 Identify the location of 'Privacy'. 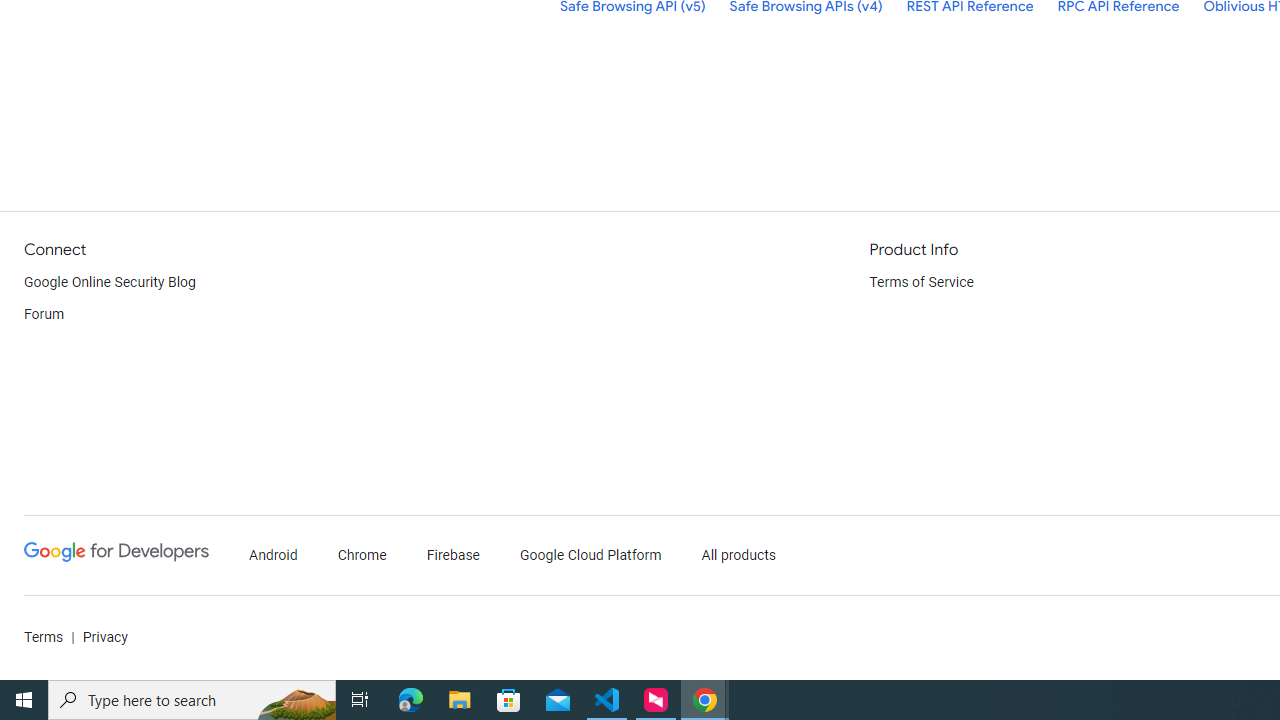
(103, 637).